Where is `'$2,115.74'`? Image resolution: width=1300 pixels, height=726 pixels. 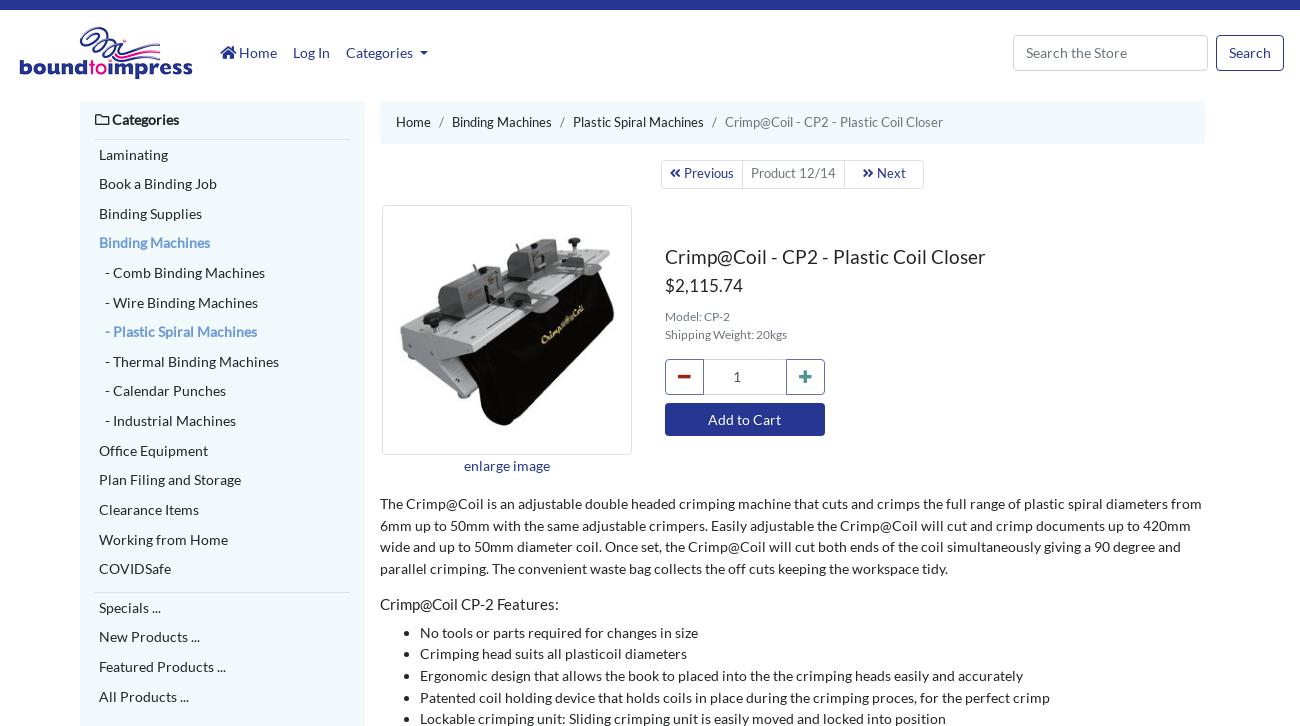
'$2,115.74' is located at coordinates (702, 284).